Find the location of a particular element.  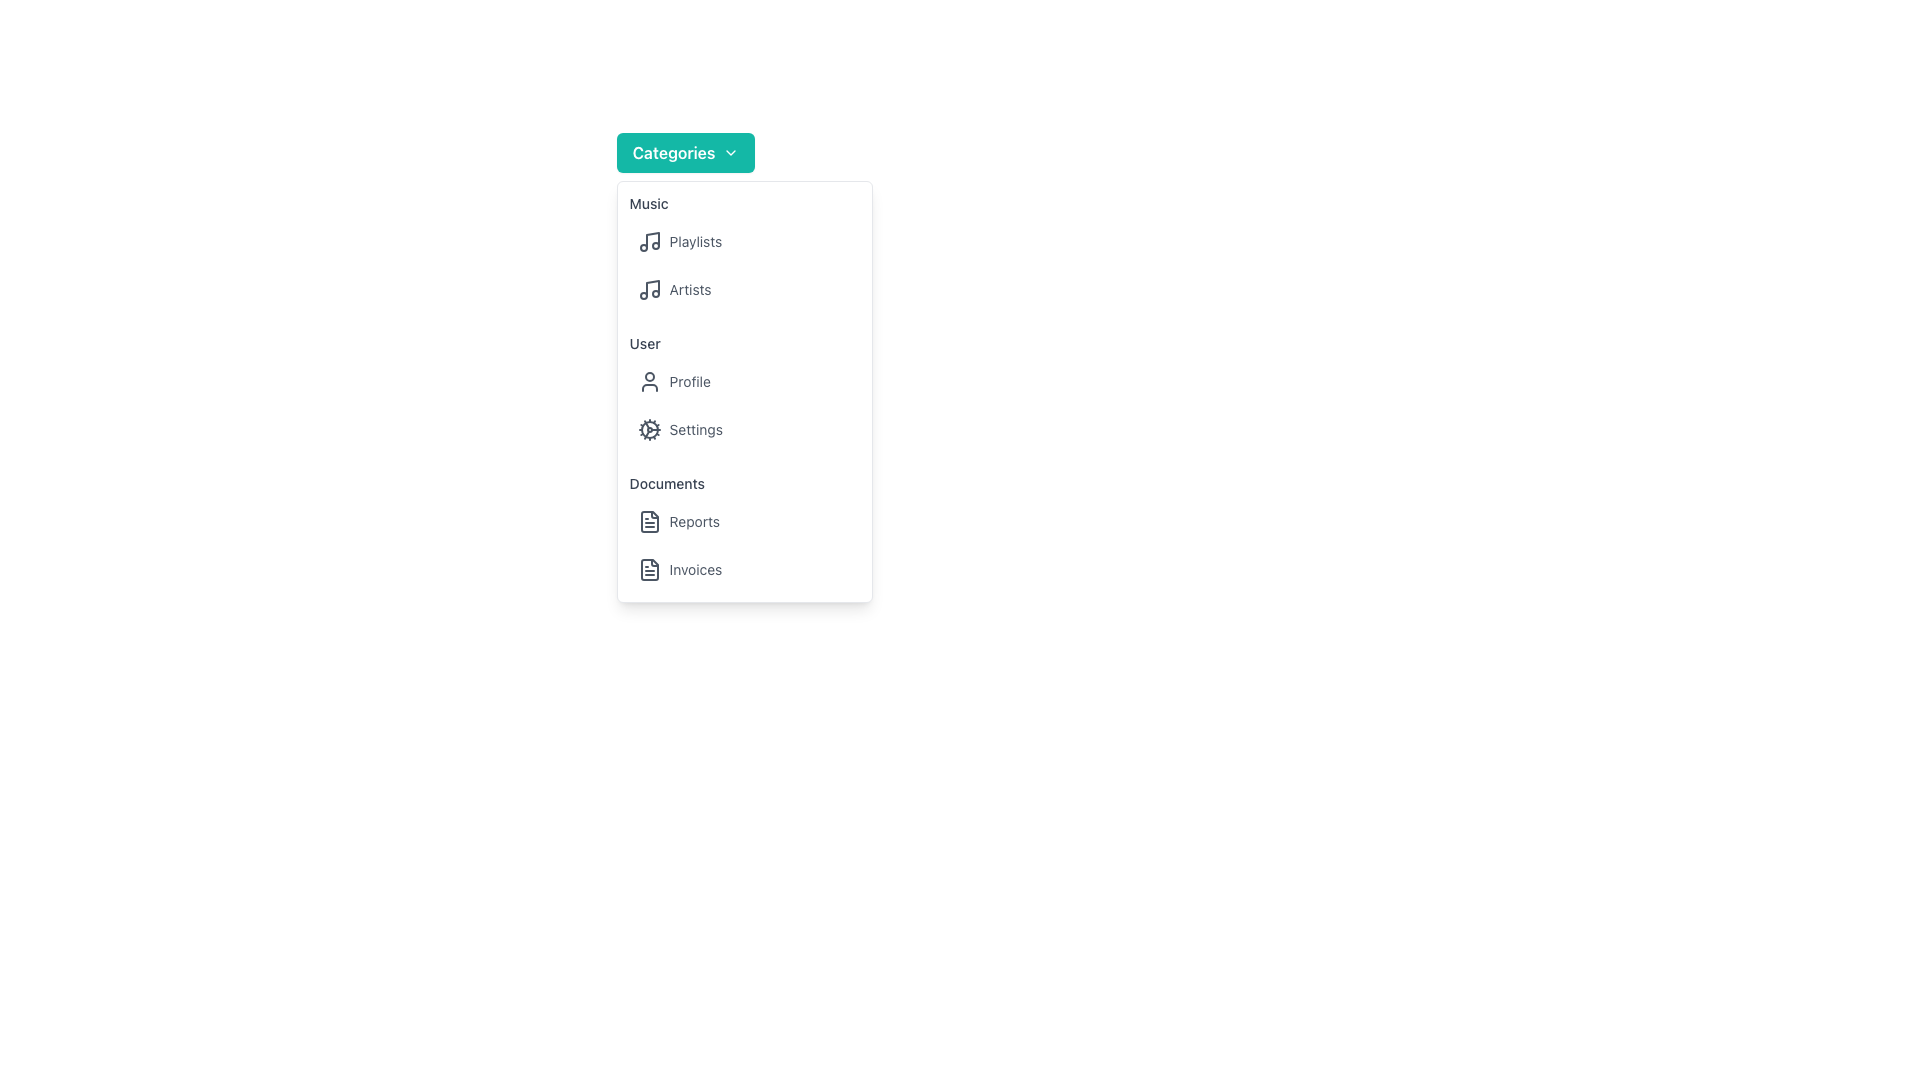

the 'Artists' button in the sidebar menu is located at coordinates (743, 289).